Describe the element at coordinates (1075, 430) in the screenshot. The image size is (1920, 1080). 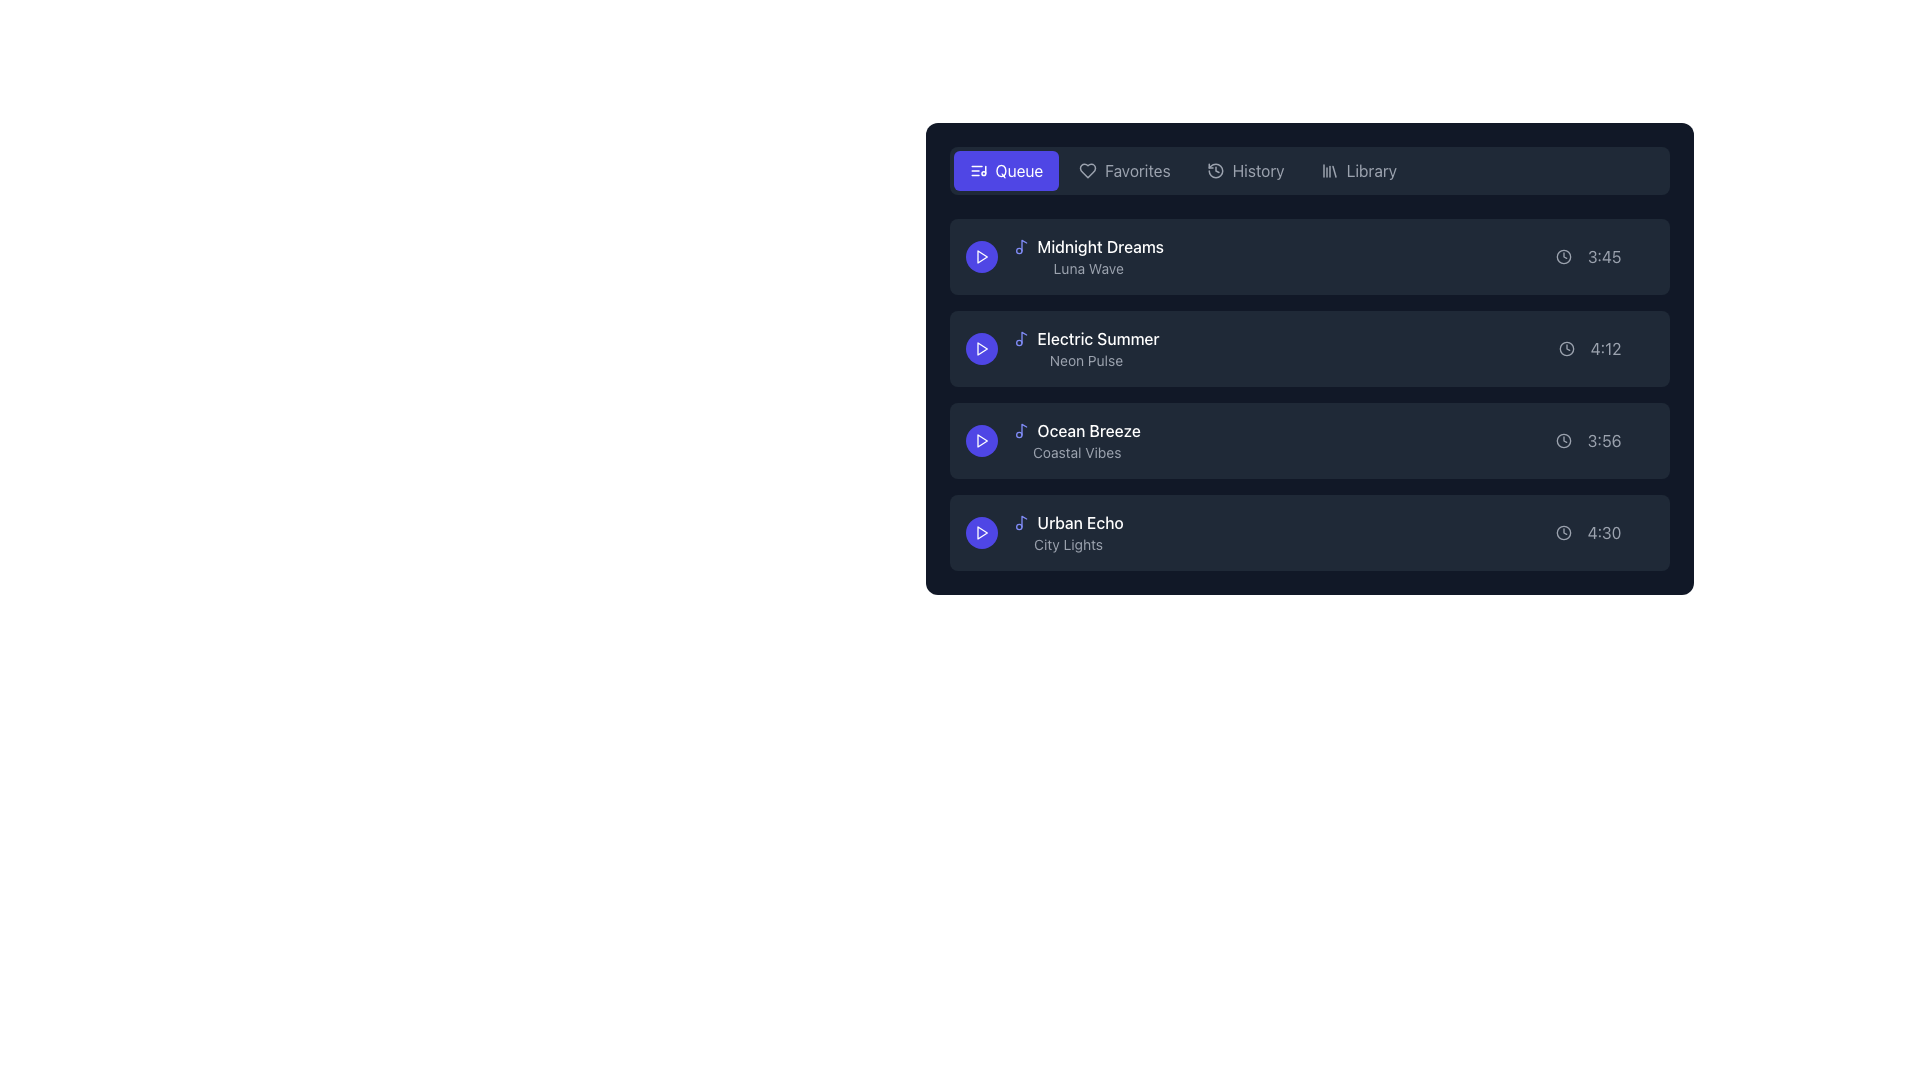
I see `the label displaying the title of the musical track 'Ocean Breeze' located in the third item of a vertically stacked list, positioned between 'Electric Summer' and 'Urban Echo'` at that location.